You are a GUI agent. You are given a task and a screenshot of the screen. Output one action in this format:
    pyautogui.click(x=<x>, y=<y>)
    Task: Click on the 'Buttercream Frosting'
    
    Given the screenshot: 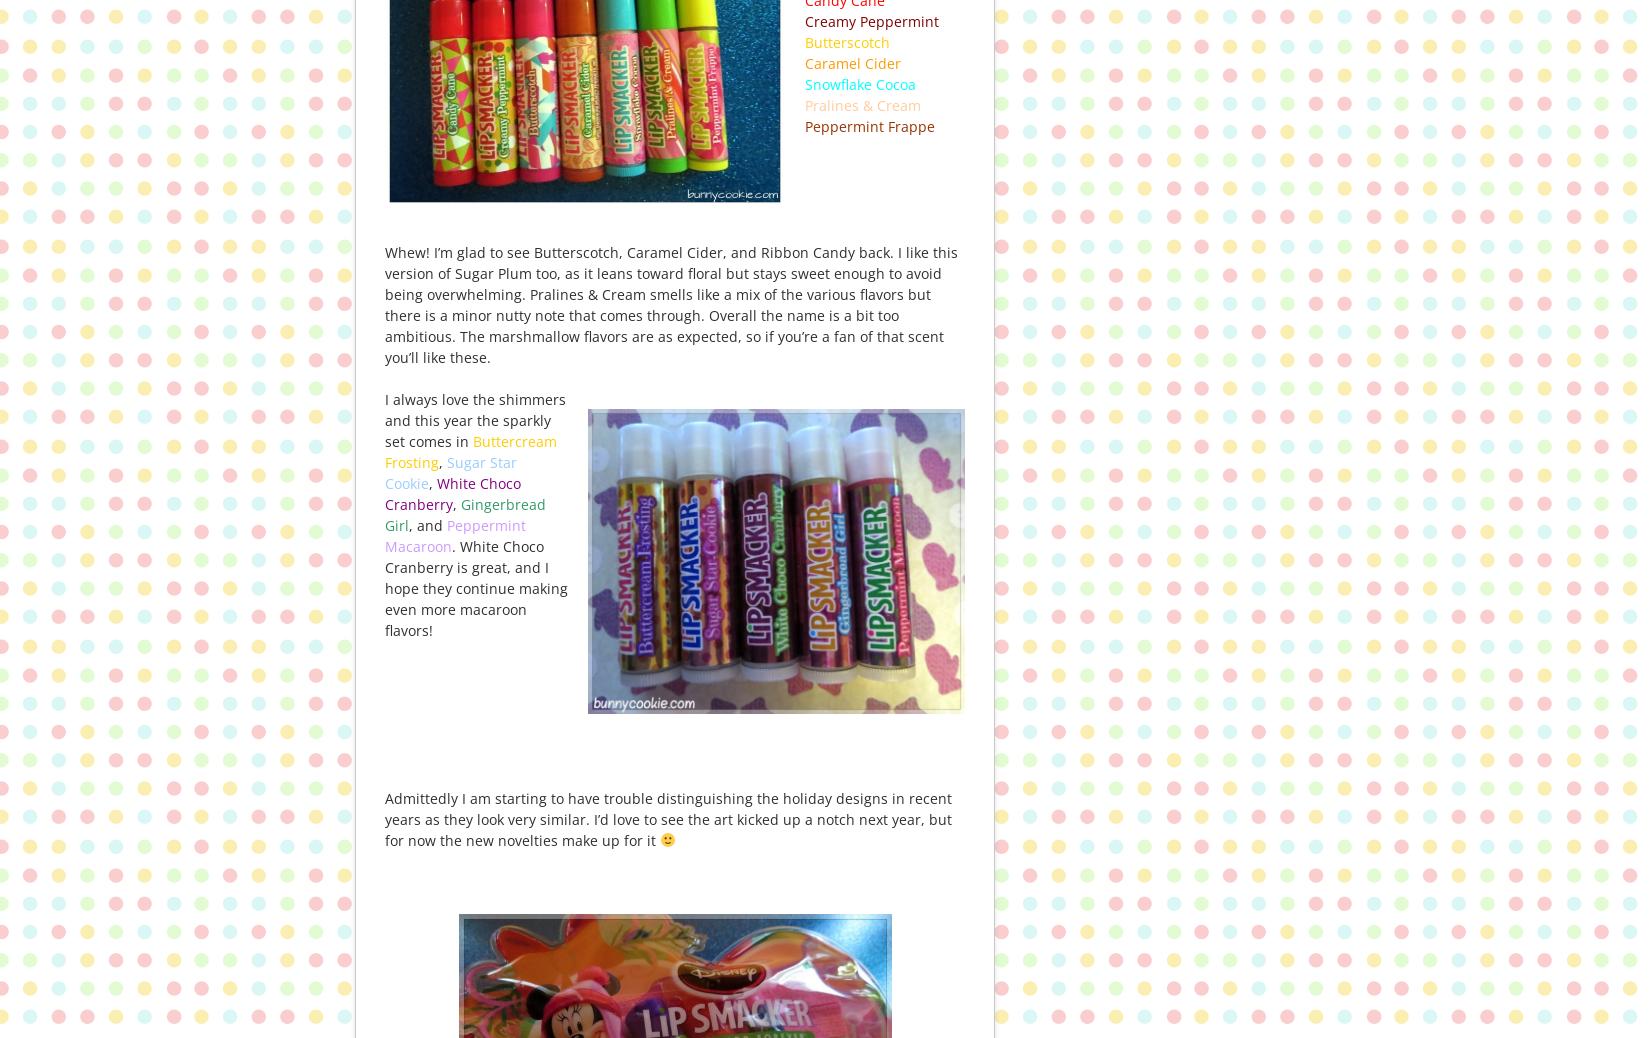 What is the action you would take?
    pyautogui.click(x=470, y=451)
    